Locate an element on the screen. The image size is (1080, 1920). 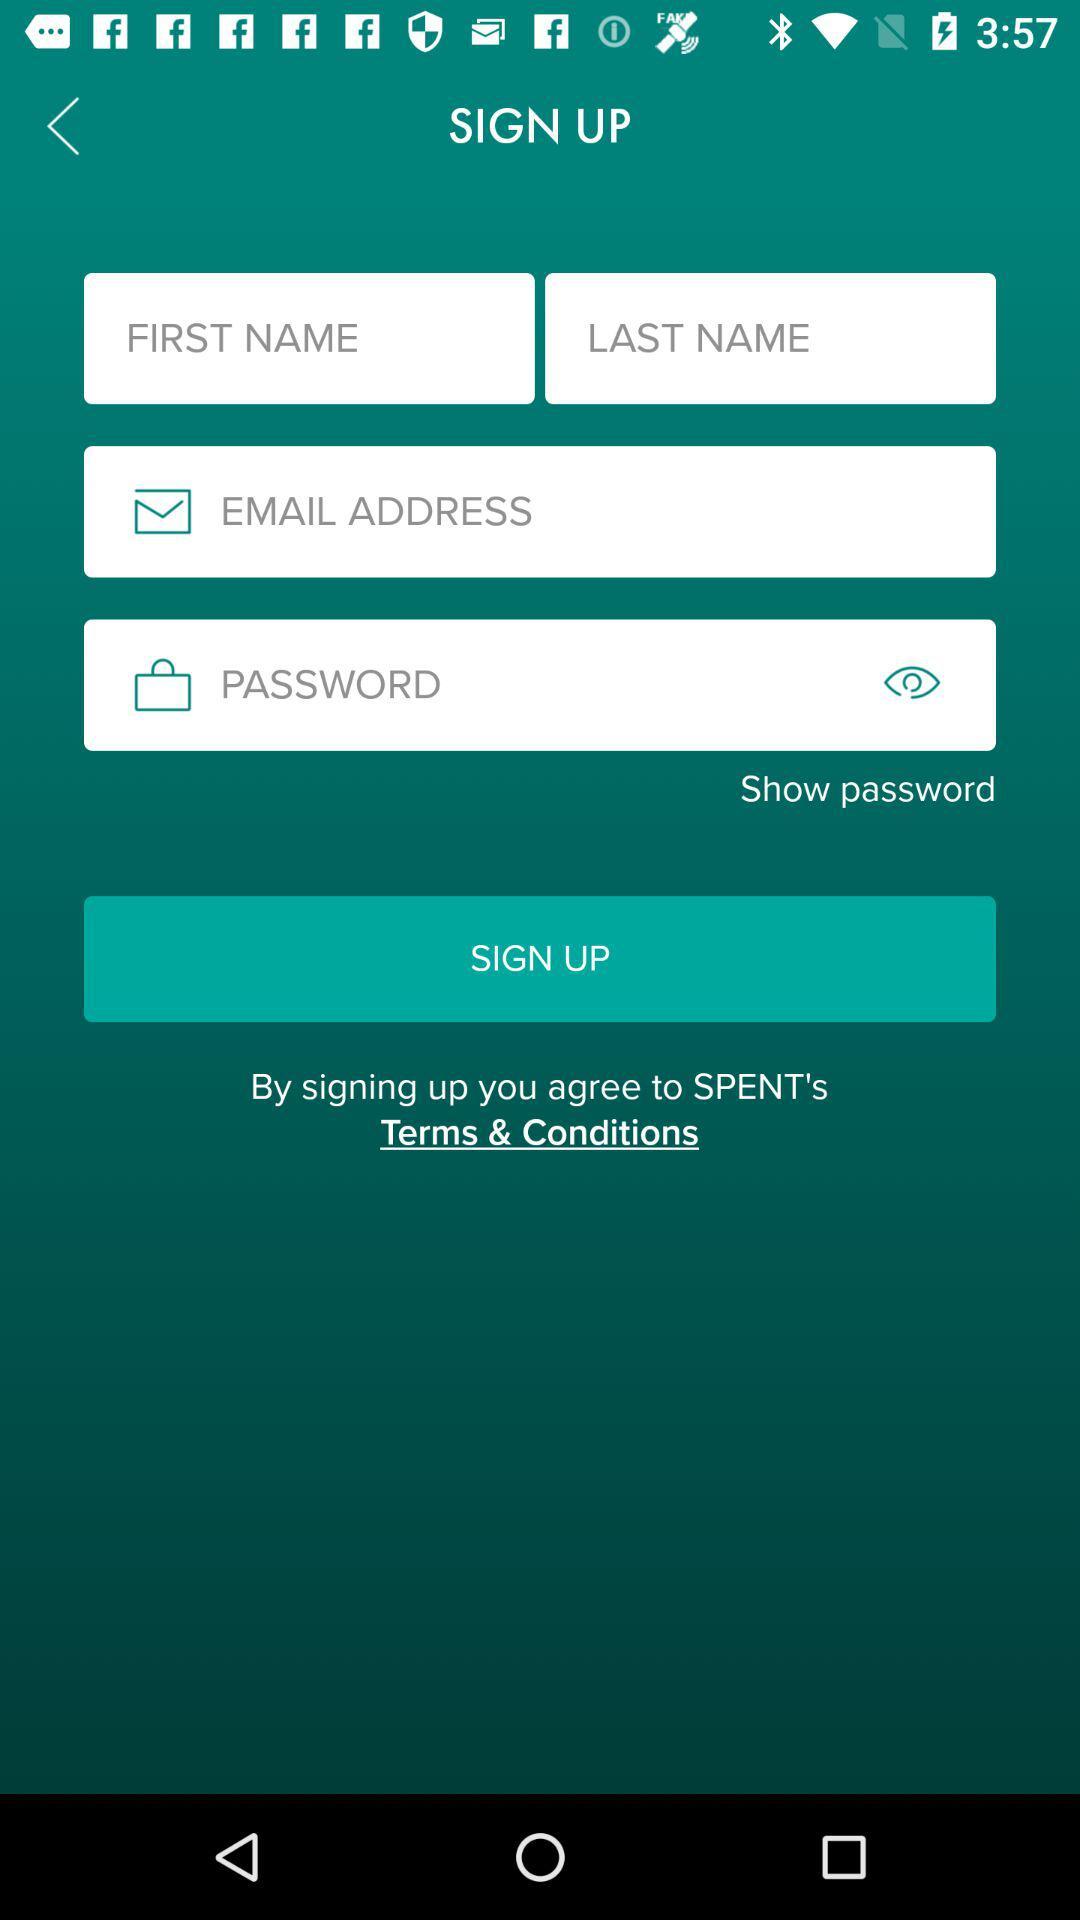
show password is located at coordinates (540, 788).